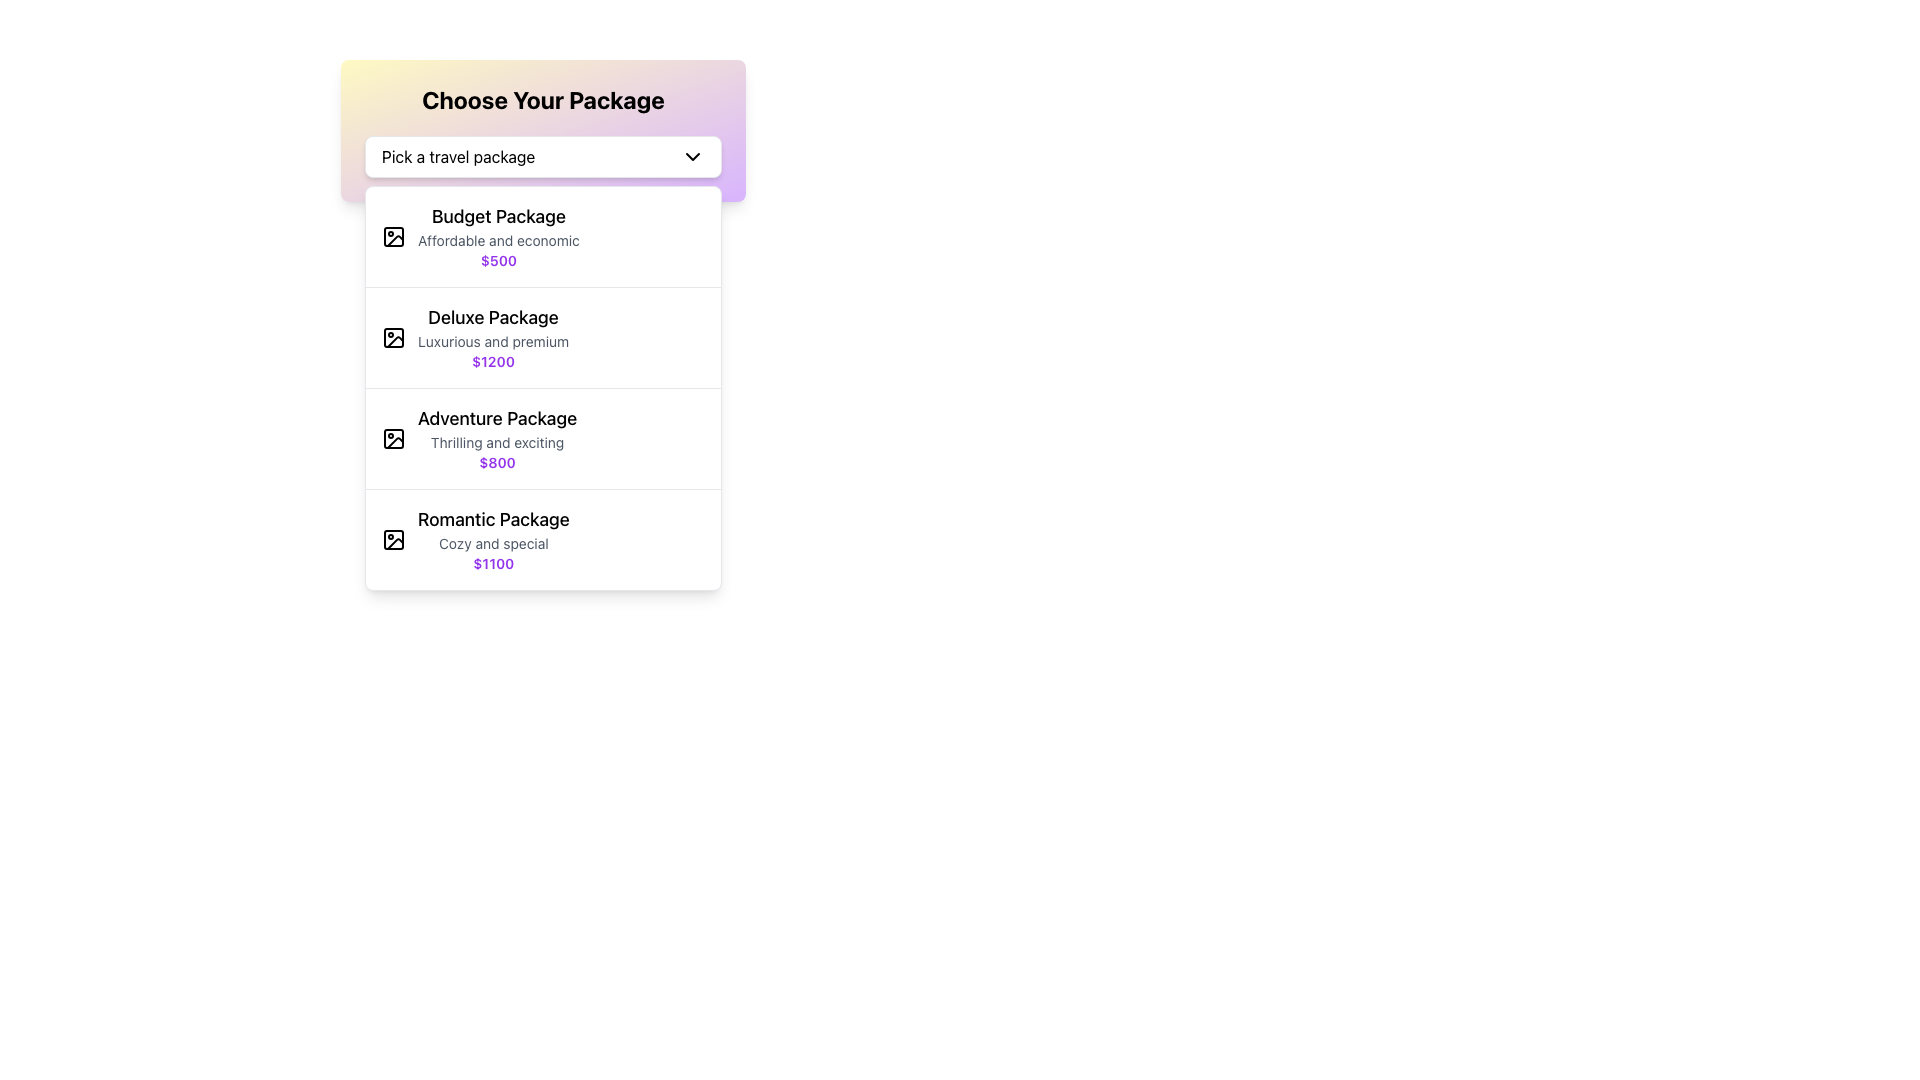 The width and height of the screenshot is (1920, 1080). What do you see at coordinates (493, 543) in the screenshot?
I see `the text label that describes the 'Romantic Package', located directly below the 'Romantic Package' title in the fourth option of the list of travel packages` at bounding box center [493, 543].